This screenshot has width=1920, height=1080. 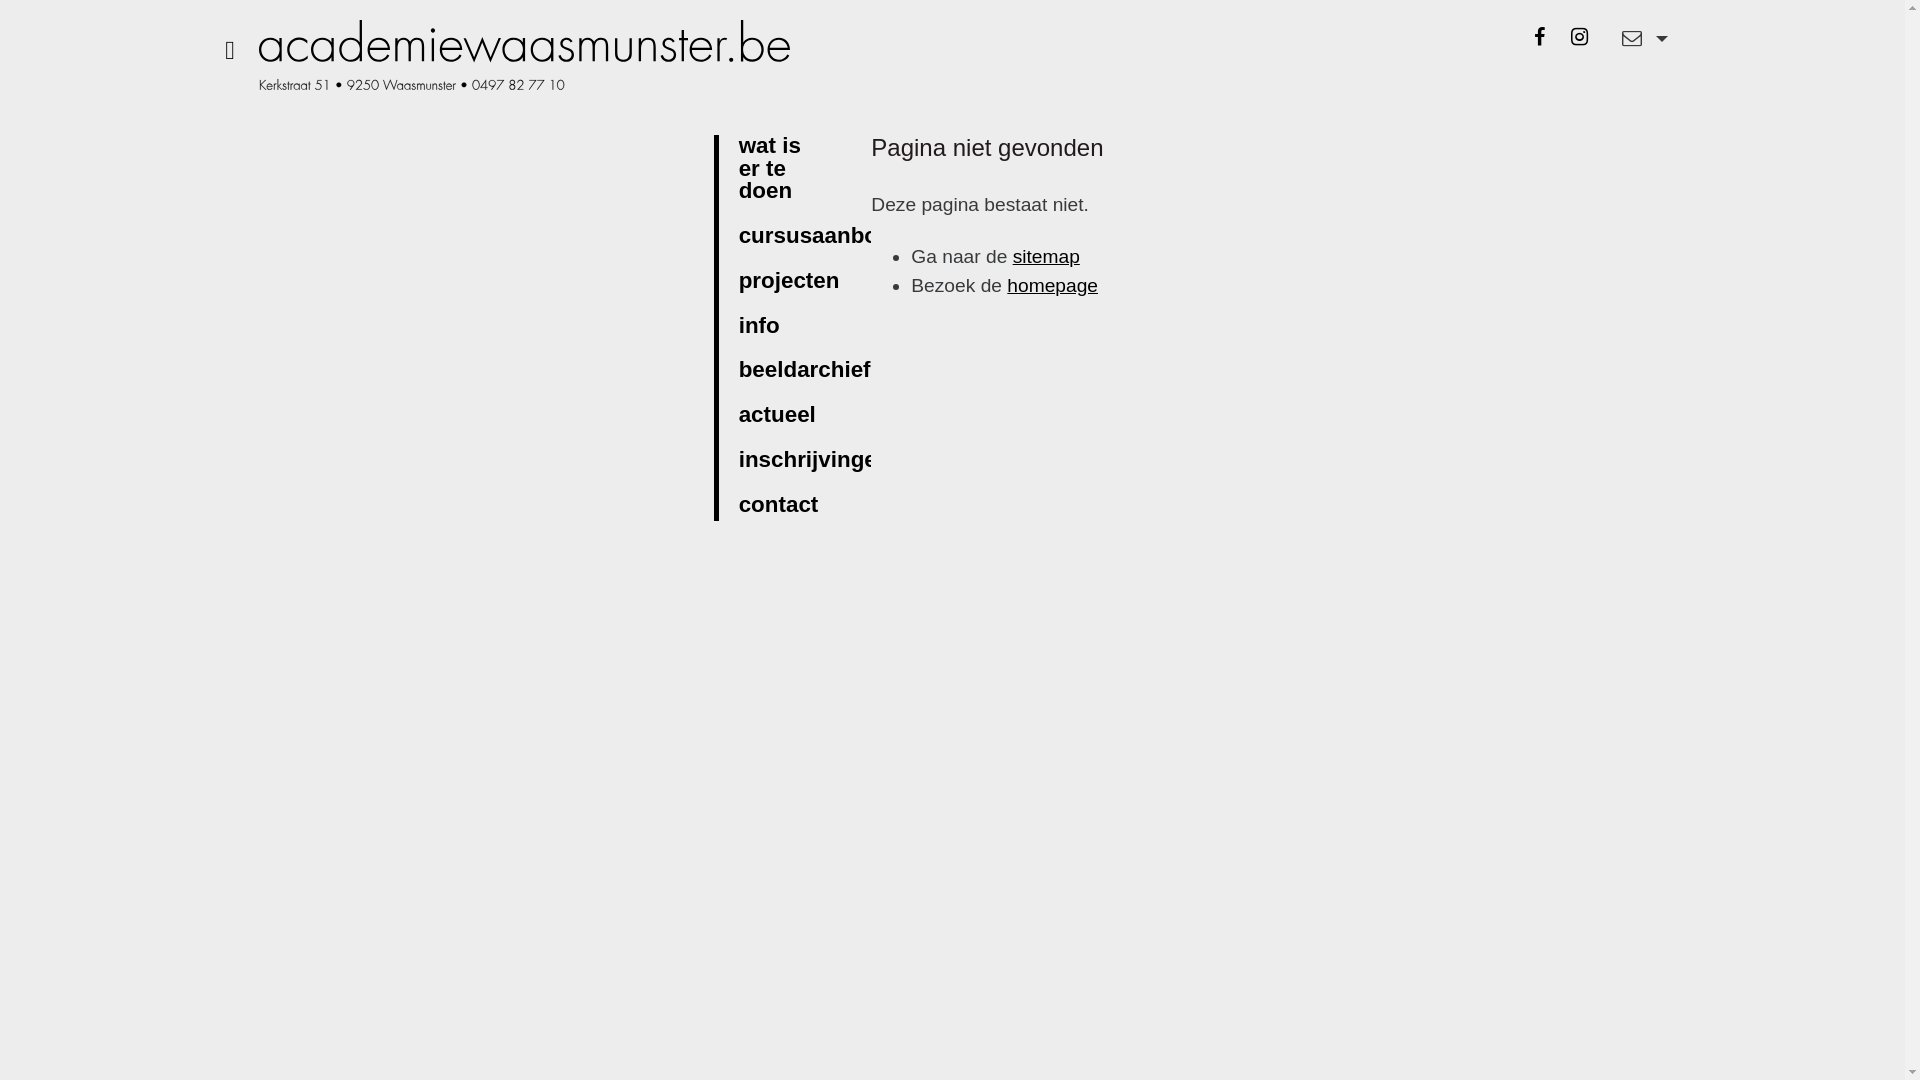 What do you see at coordinates (789, 168) in the screenshot?
I see `'wat is er te doen'` at bounding box center [789, 168].